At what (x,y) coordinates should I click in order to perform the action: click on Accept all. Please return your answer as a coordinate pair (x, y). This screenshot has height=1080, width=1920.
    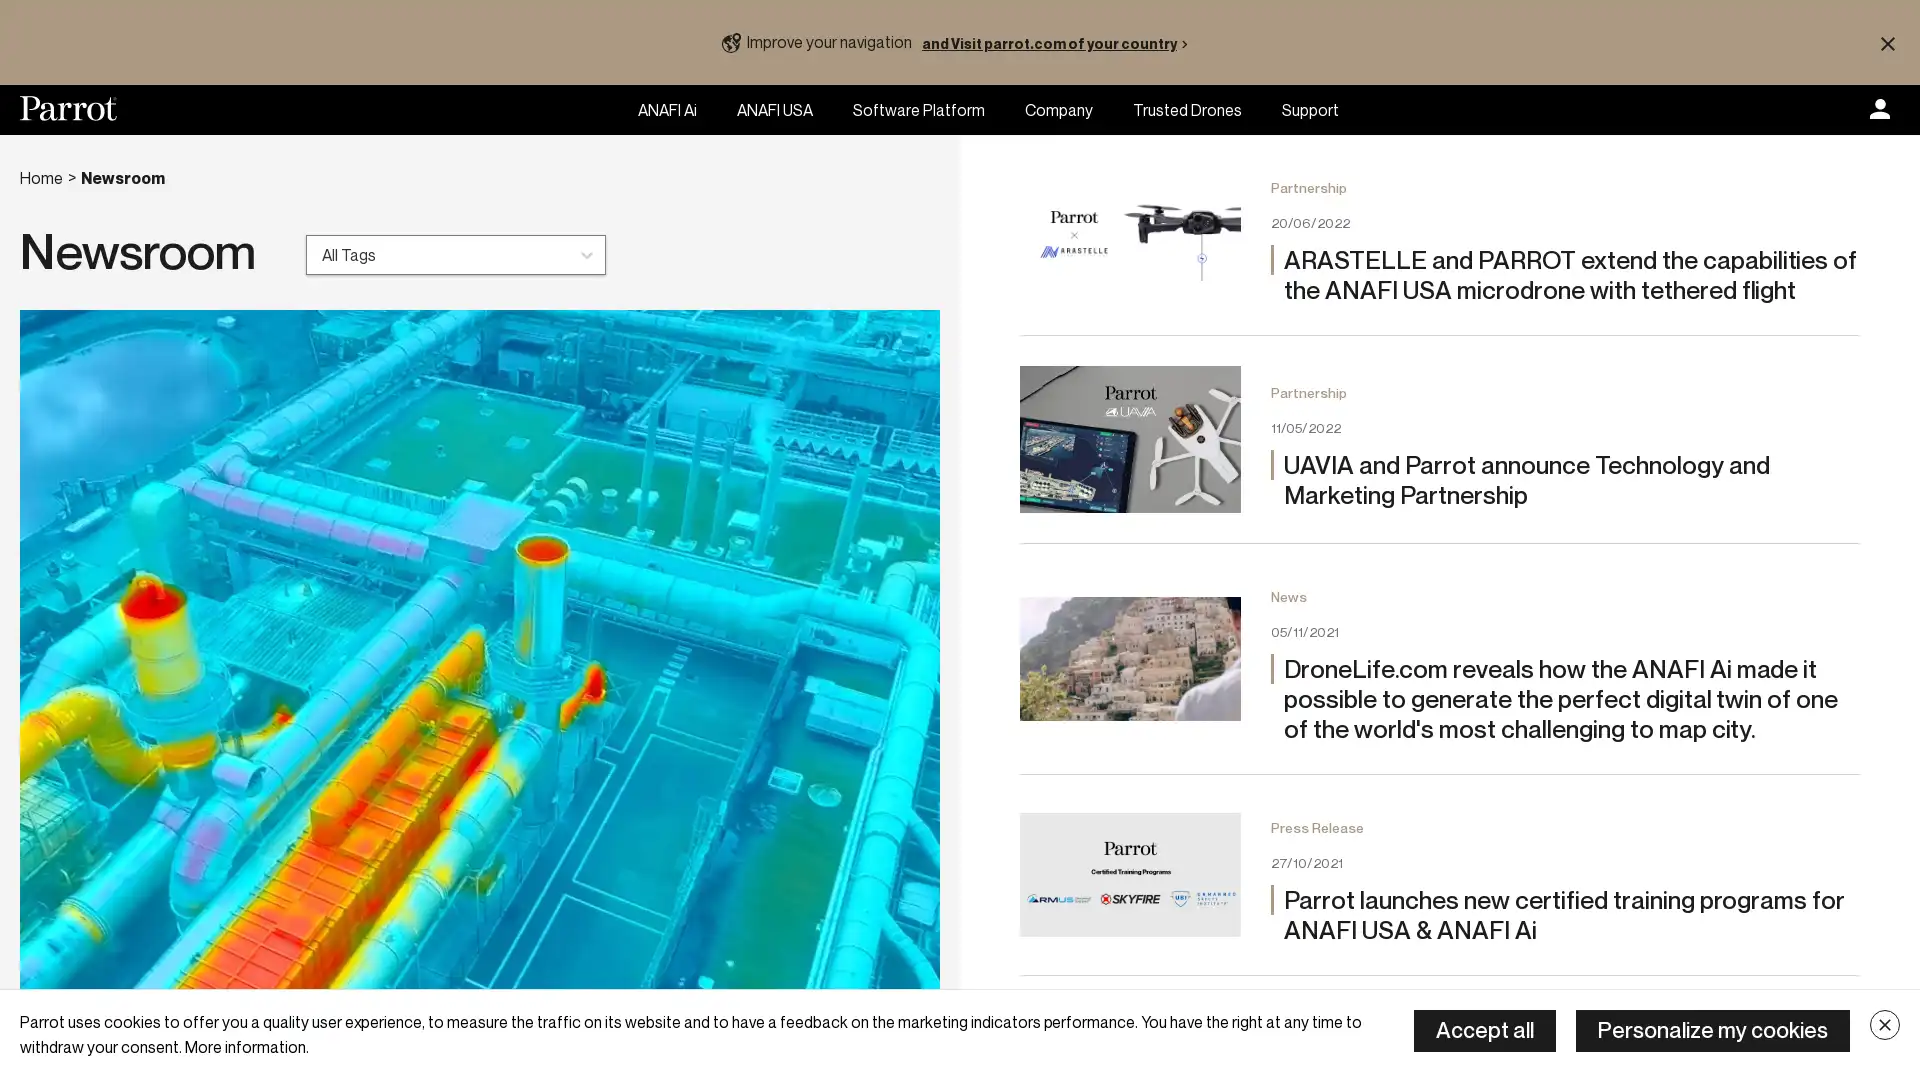
    Looking at the image, I should click on (1484, 1030).